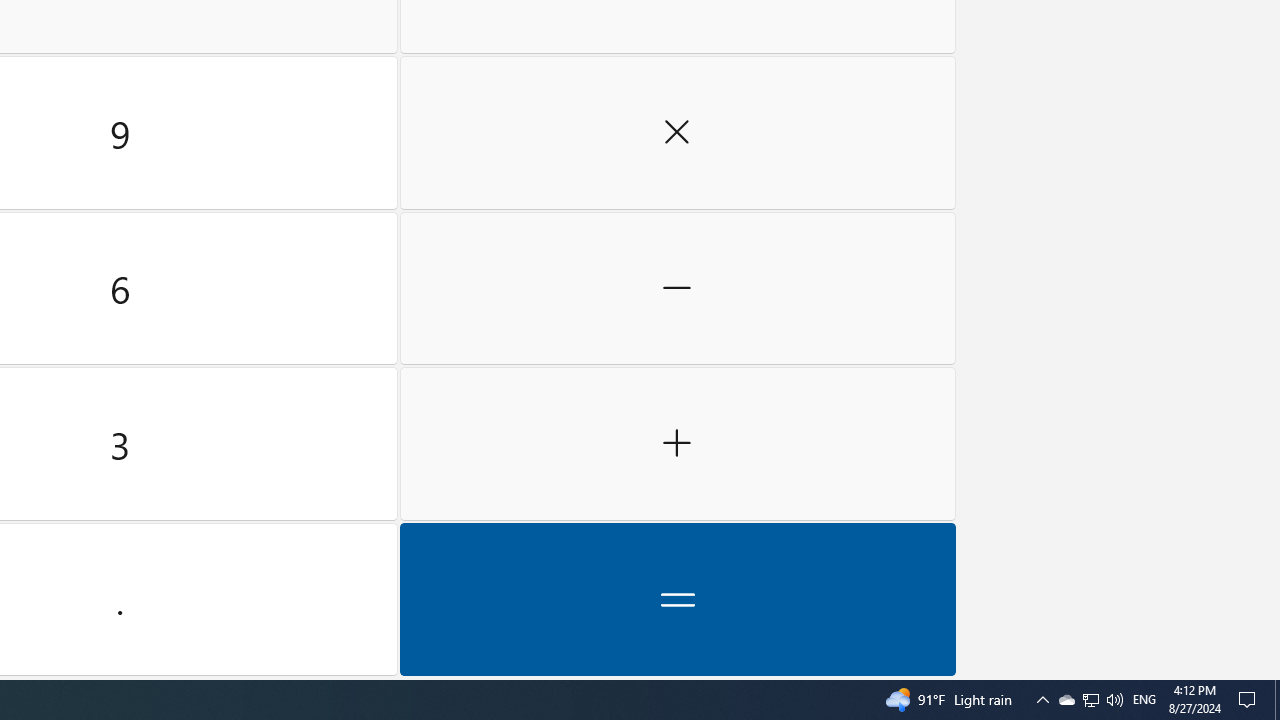 This screenshot has width=1280, height=720. Describe the element at coordinates (677, 133) in the screenshot. I see `'Multiply by'` at that location.